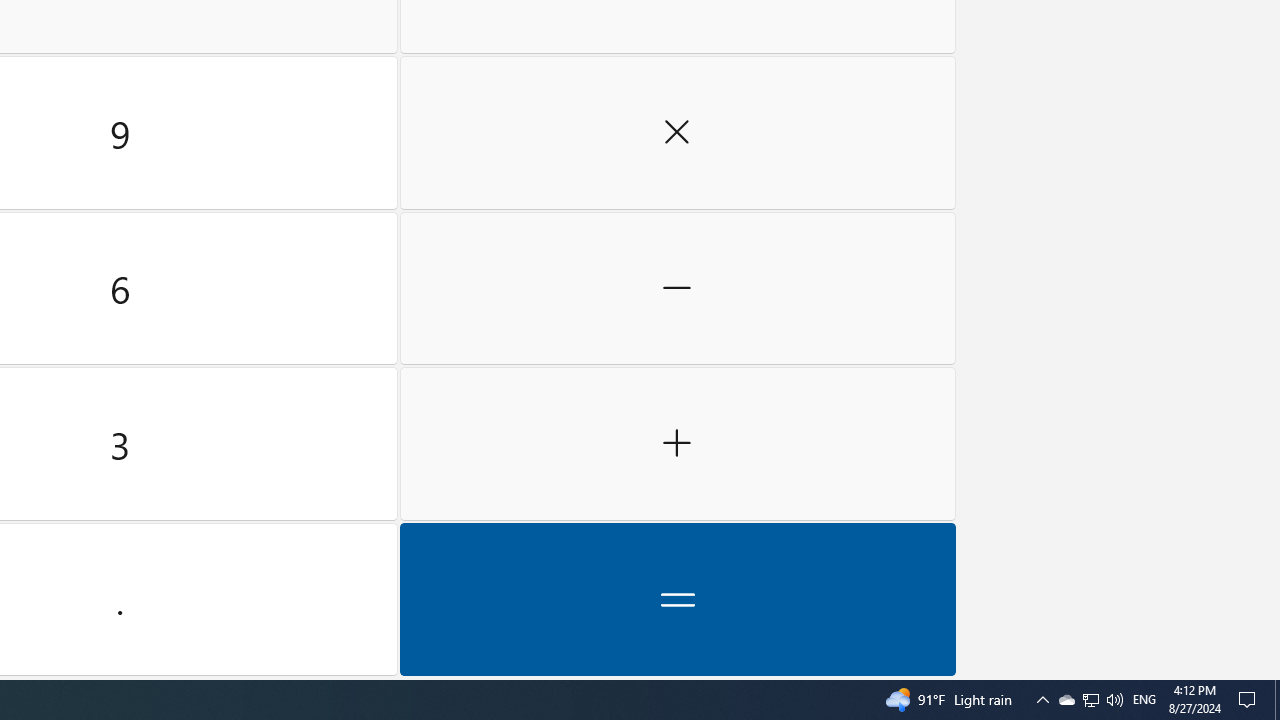 This screenshot has width=1280, height=720. Describe the element at coordinates (677, 133) in the screenshot. I see `'Multiply by'` at that location.